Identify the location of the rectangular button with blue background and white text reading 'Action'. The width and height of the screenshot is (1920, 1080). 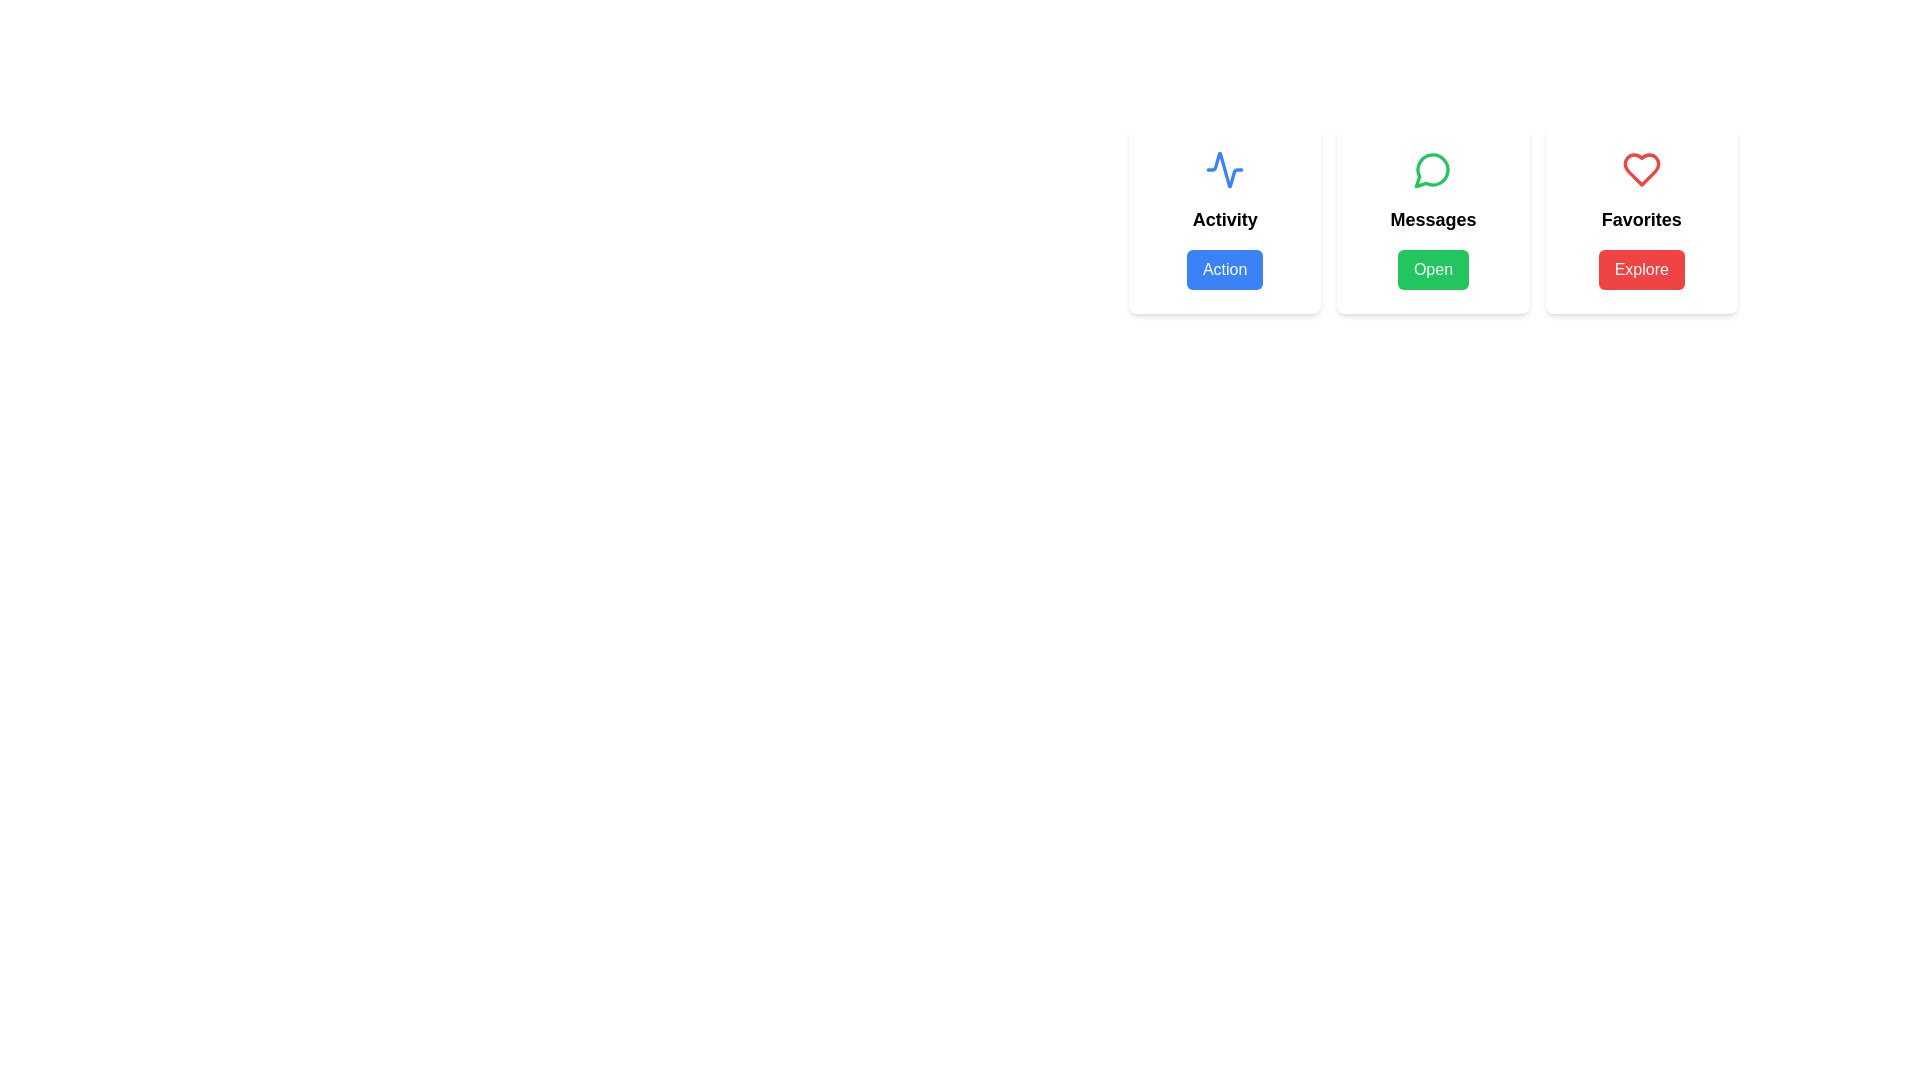
(1224, 270).